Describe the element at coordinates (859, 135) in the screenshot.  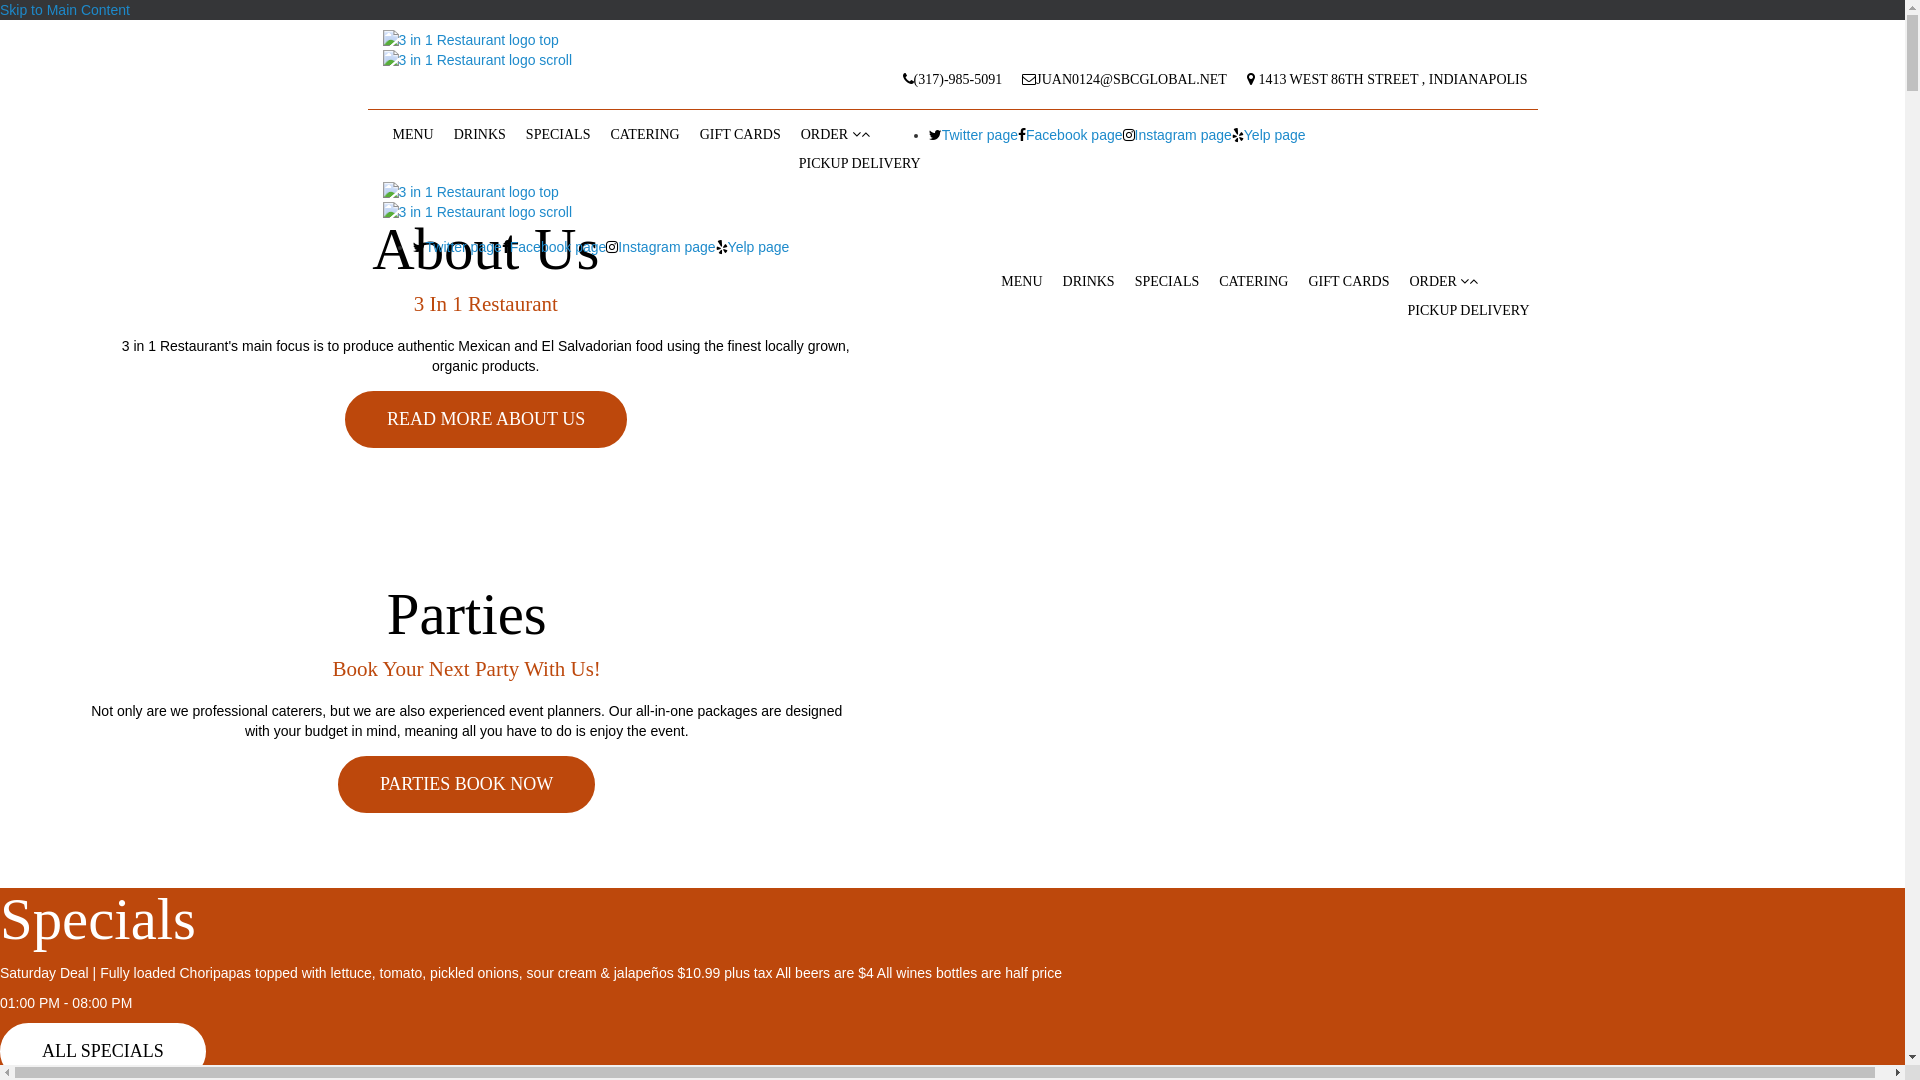
I see `'ORDER'` at that location.